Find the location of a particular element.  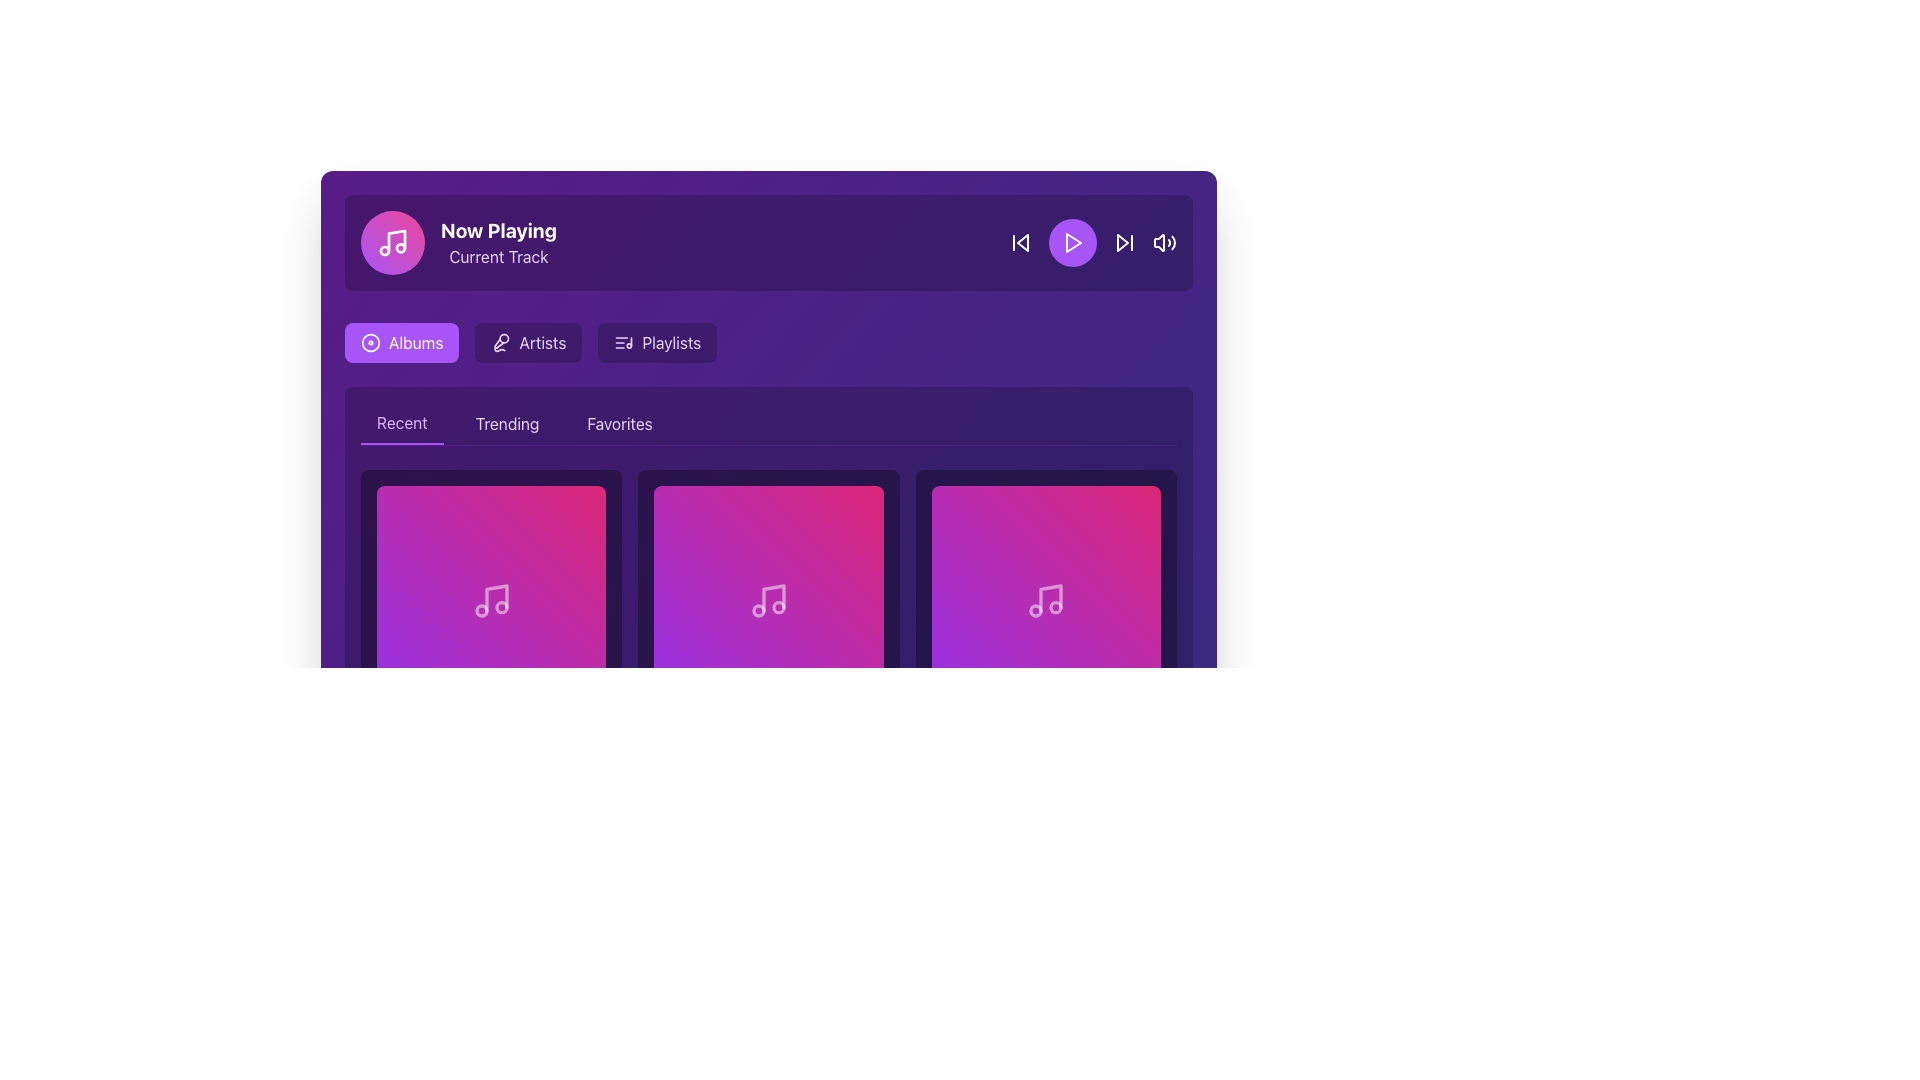

the music list icon, which features horizontal lines and a musical note, located next to the 'Playlists' label in the navigation menu is located at coordinates (623, 342).